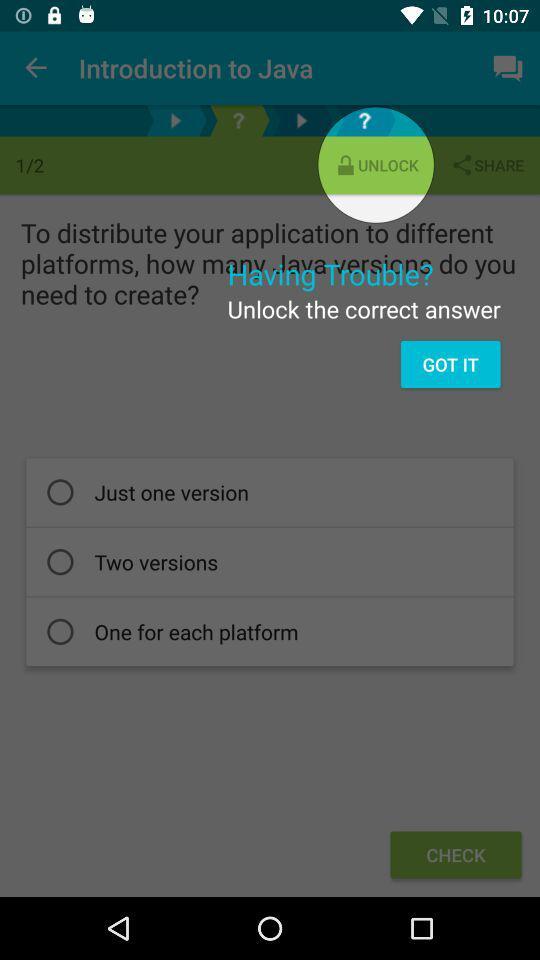  What do you see at coordinates (238, 120) in the screenshot?
I see `click button` at bounding box center [238, 120].